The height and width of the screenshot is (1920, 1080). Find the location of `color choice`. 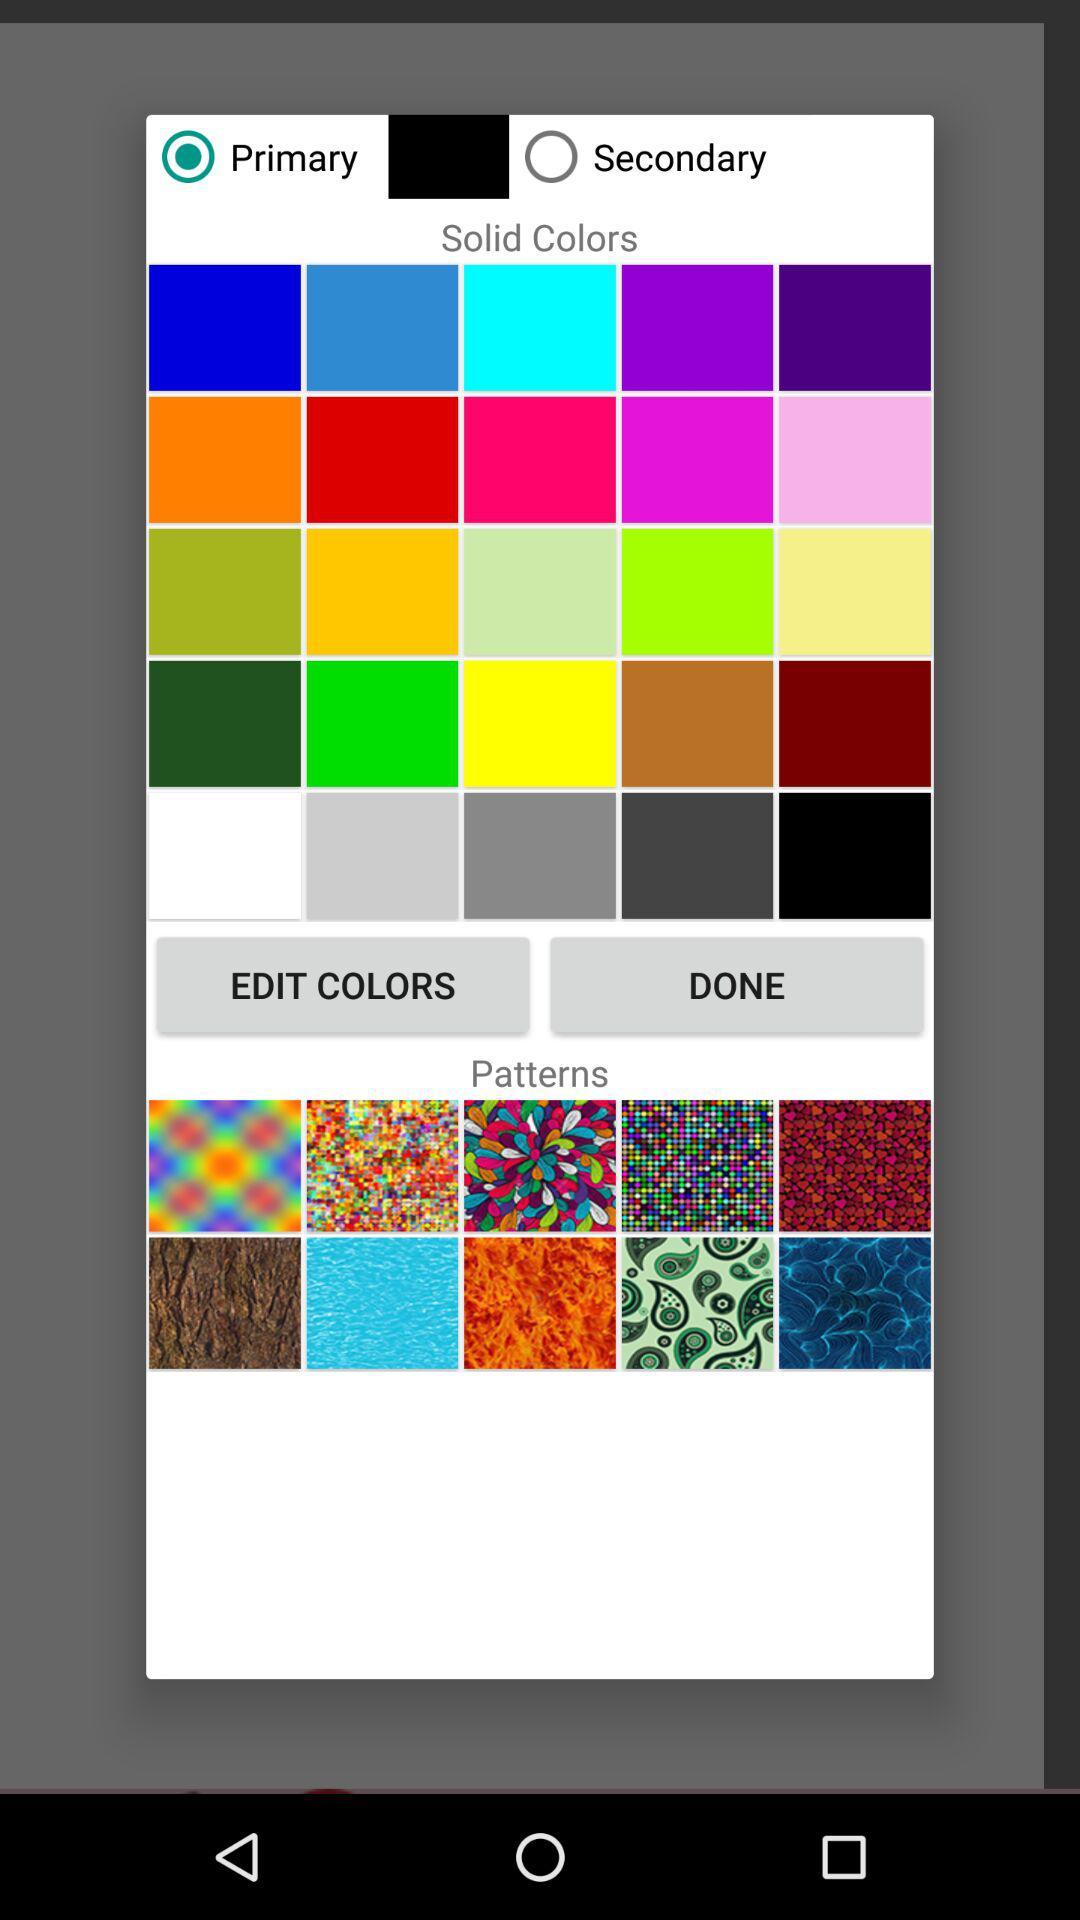

color choice is located at coordinates (224, 327).